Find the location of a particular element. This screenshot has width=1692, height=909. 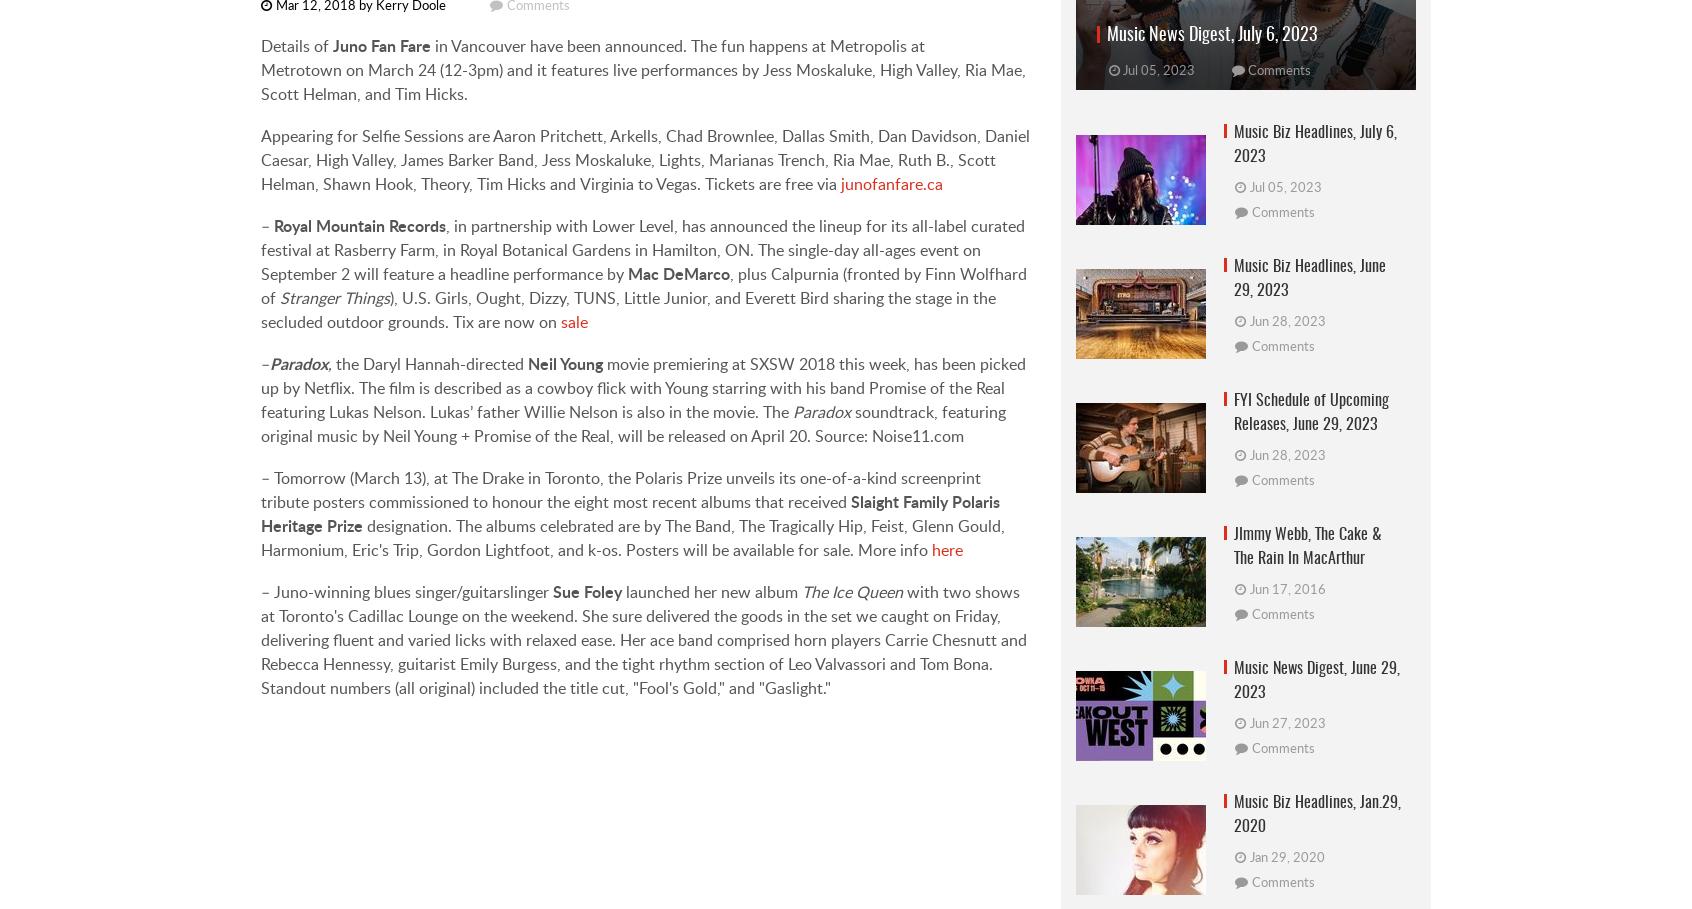

'Details of' is located at coordinates (295, 45).